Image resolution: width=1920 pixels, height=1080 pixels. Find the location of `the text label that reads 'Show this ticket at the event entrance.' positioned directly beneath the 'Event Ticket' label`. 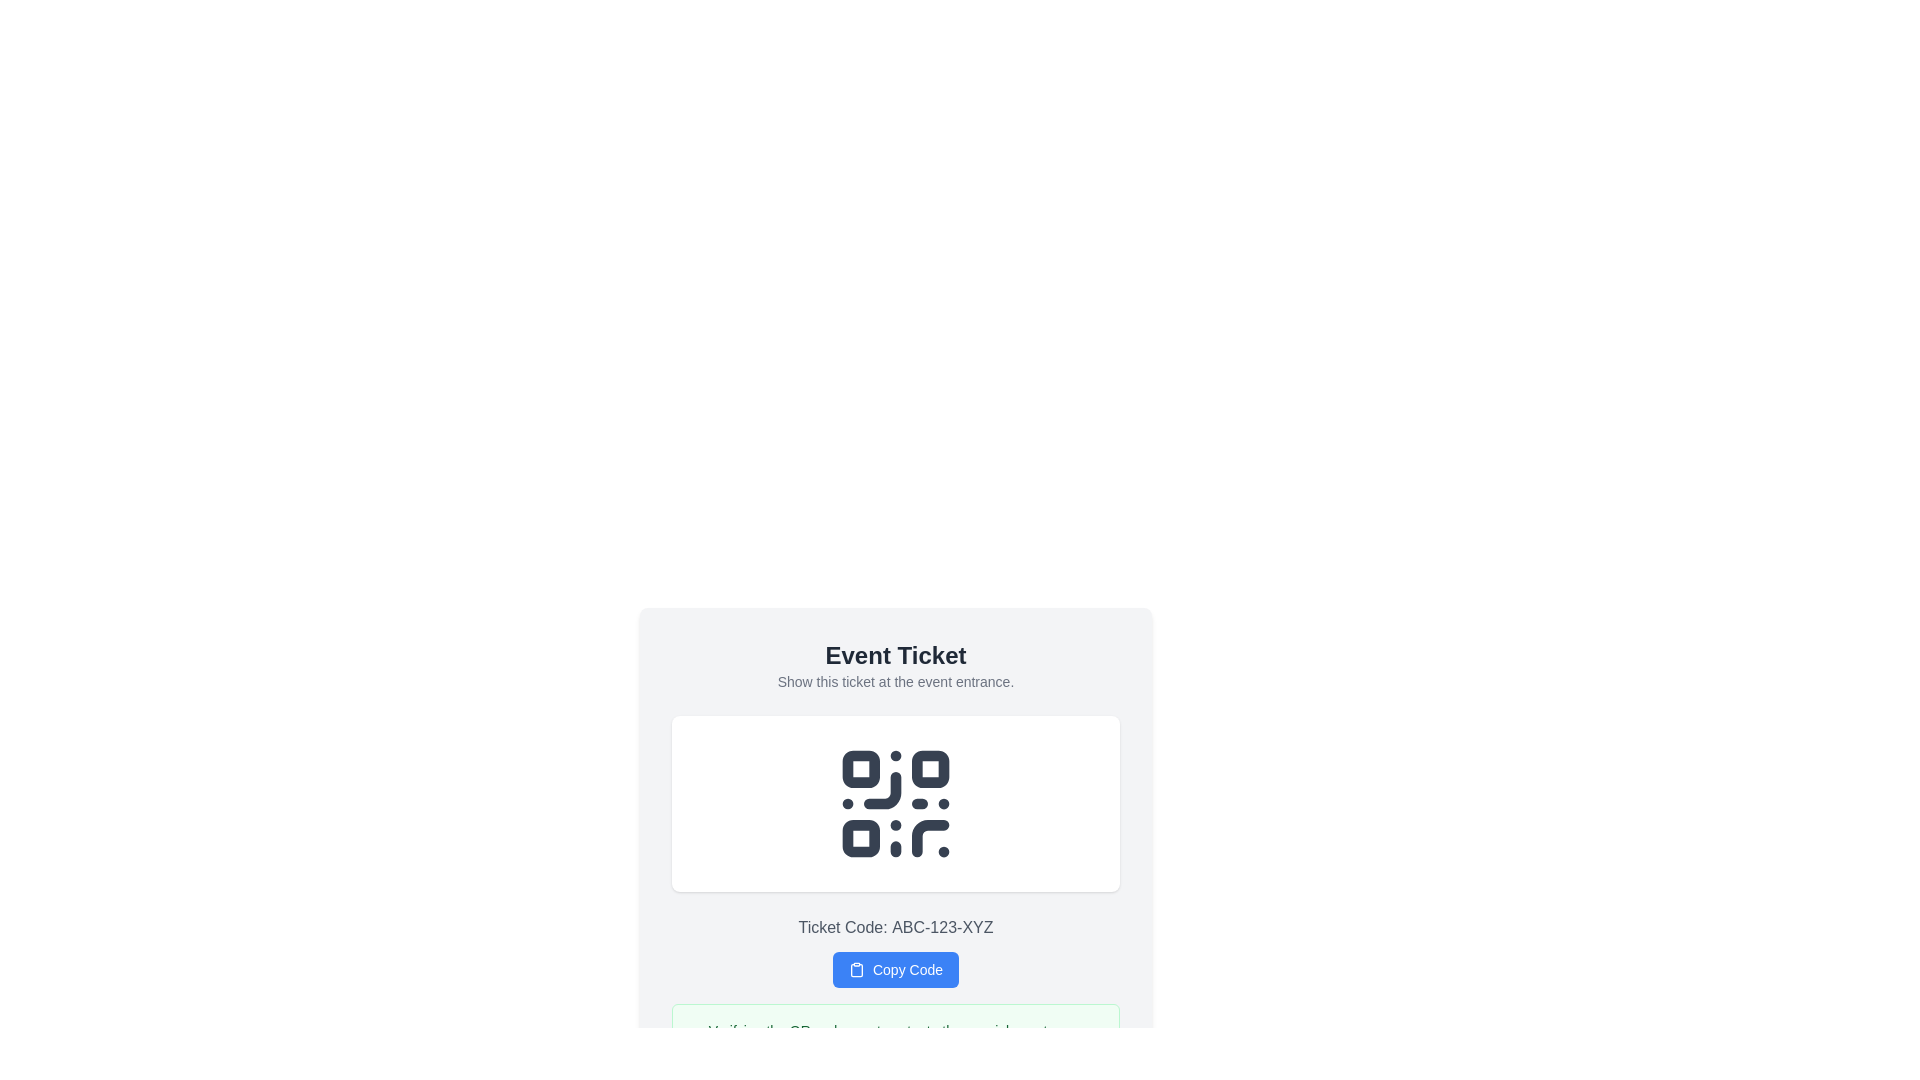

the text label that reads 'Show this ticket at the event entrance.' positioned directly beneath the 'Event Ticket' label is located at coordinates (895, 681).